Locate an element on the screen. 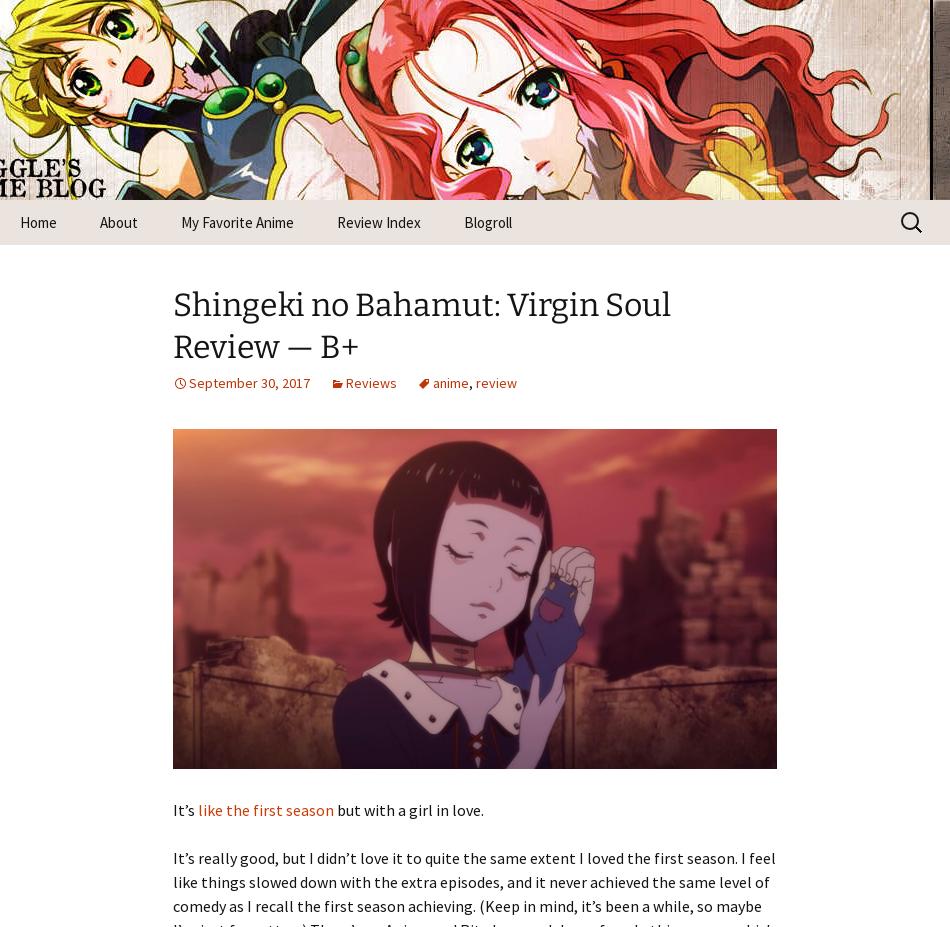  'It’s' is located at coordinates (185, 808).